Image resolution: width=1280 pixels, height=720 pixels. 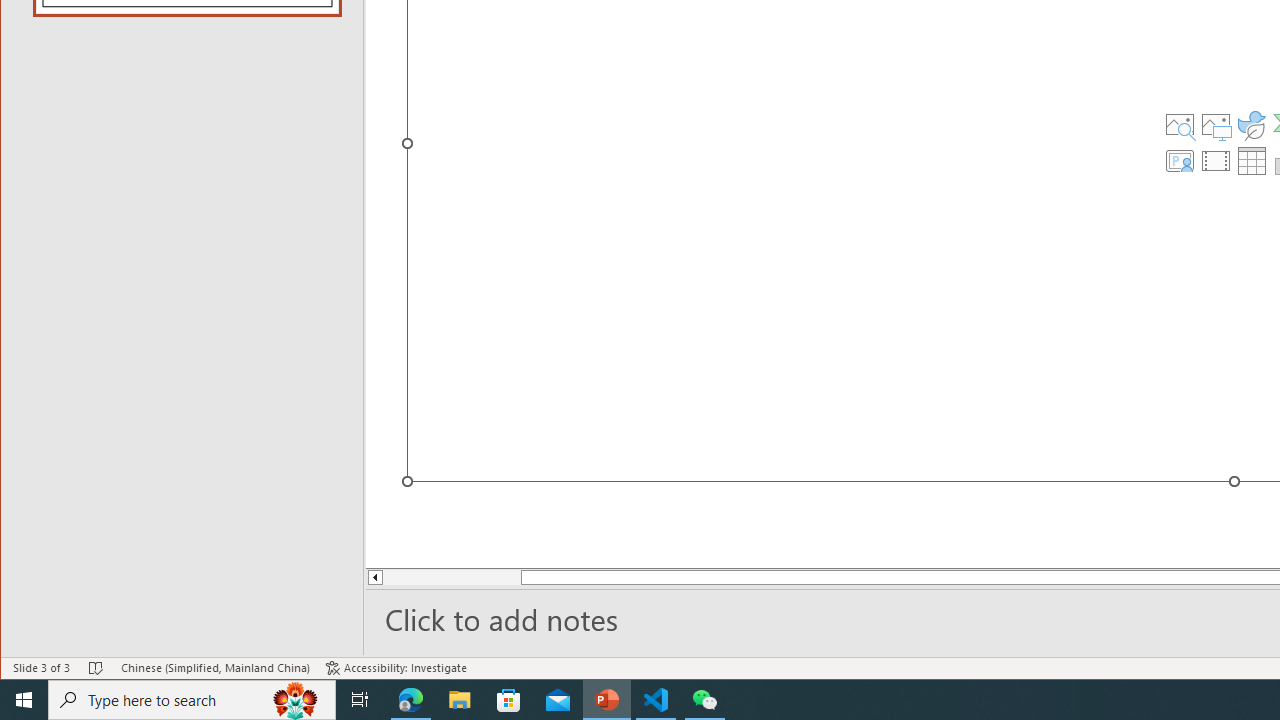 What do you see at coordinates (1179, 124) in the screenshot?
I see `'Stock Images'` at bounding box center [1179, 124].